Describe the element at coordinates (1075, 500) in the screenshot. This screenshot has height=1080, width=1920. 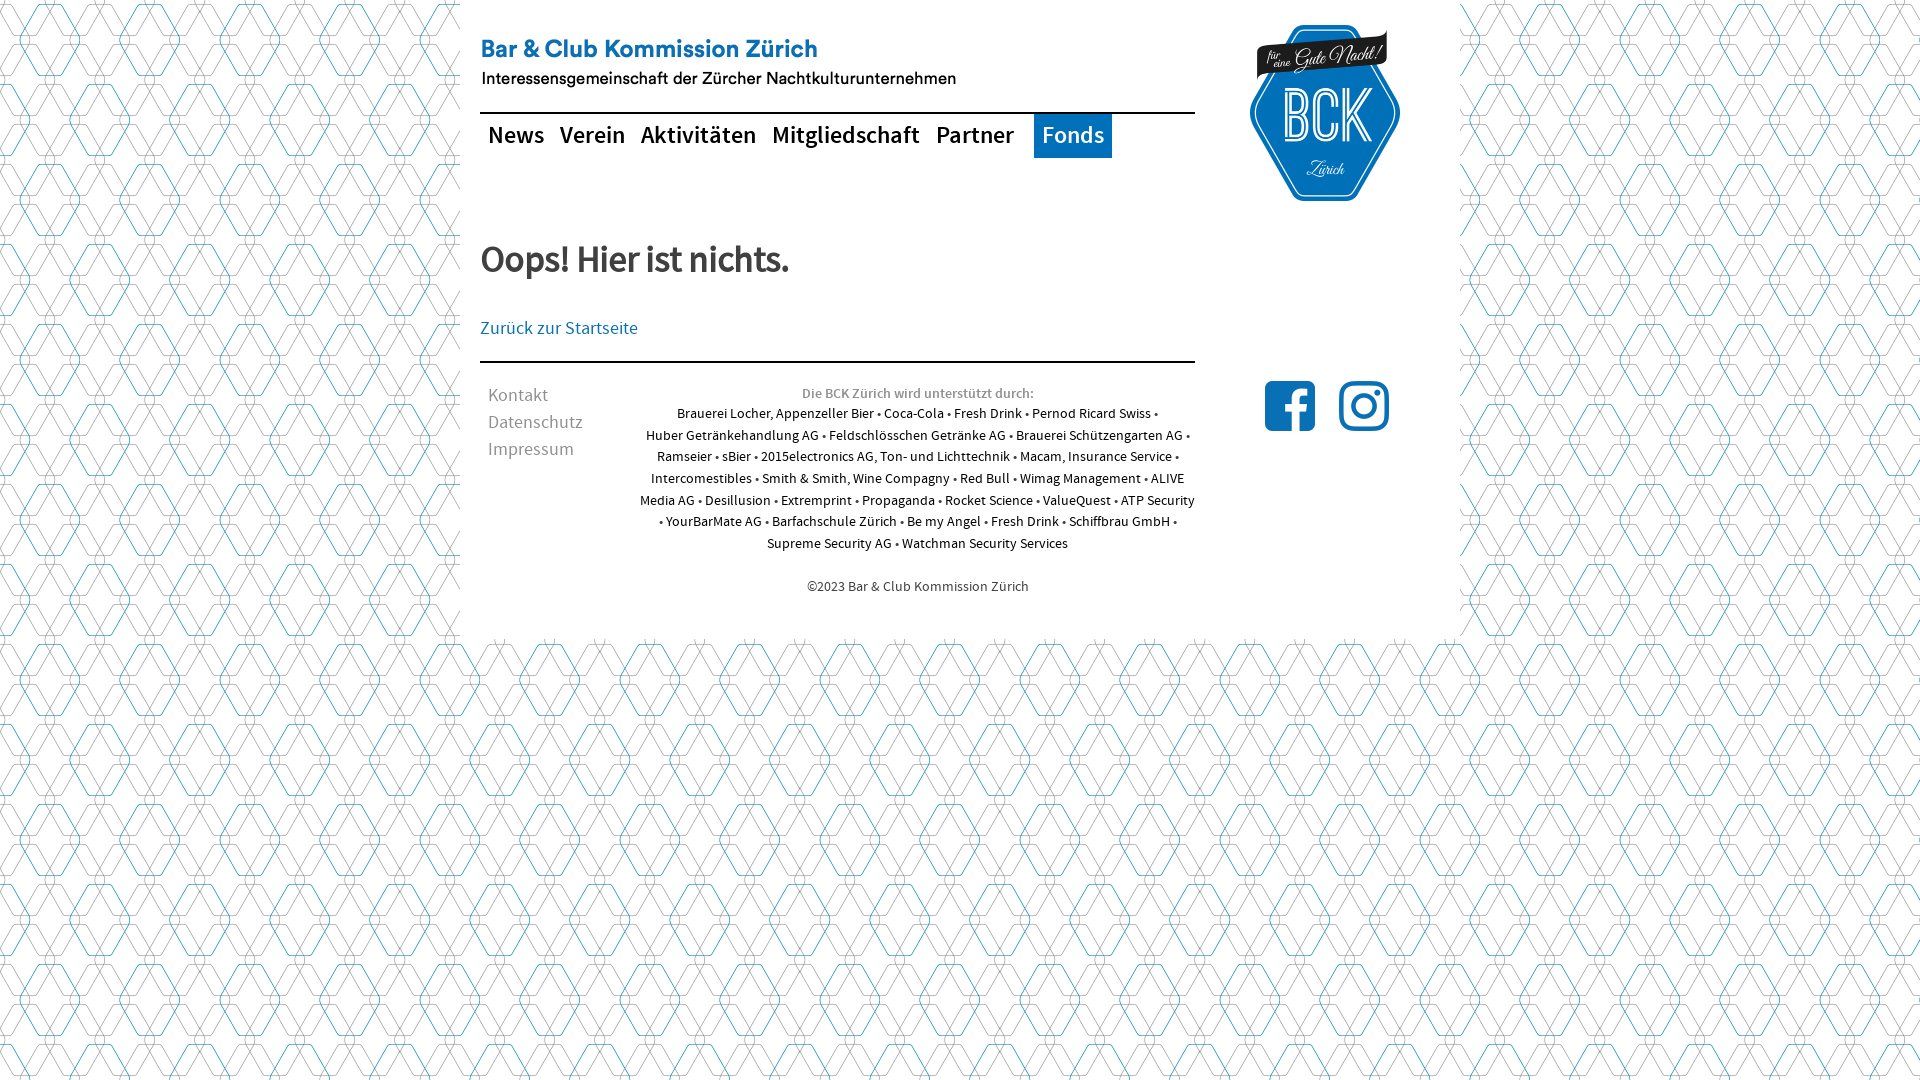
I see `'ValueQuest'` at that location.